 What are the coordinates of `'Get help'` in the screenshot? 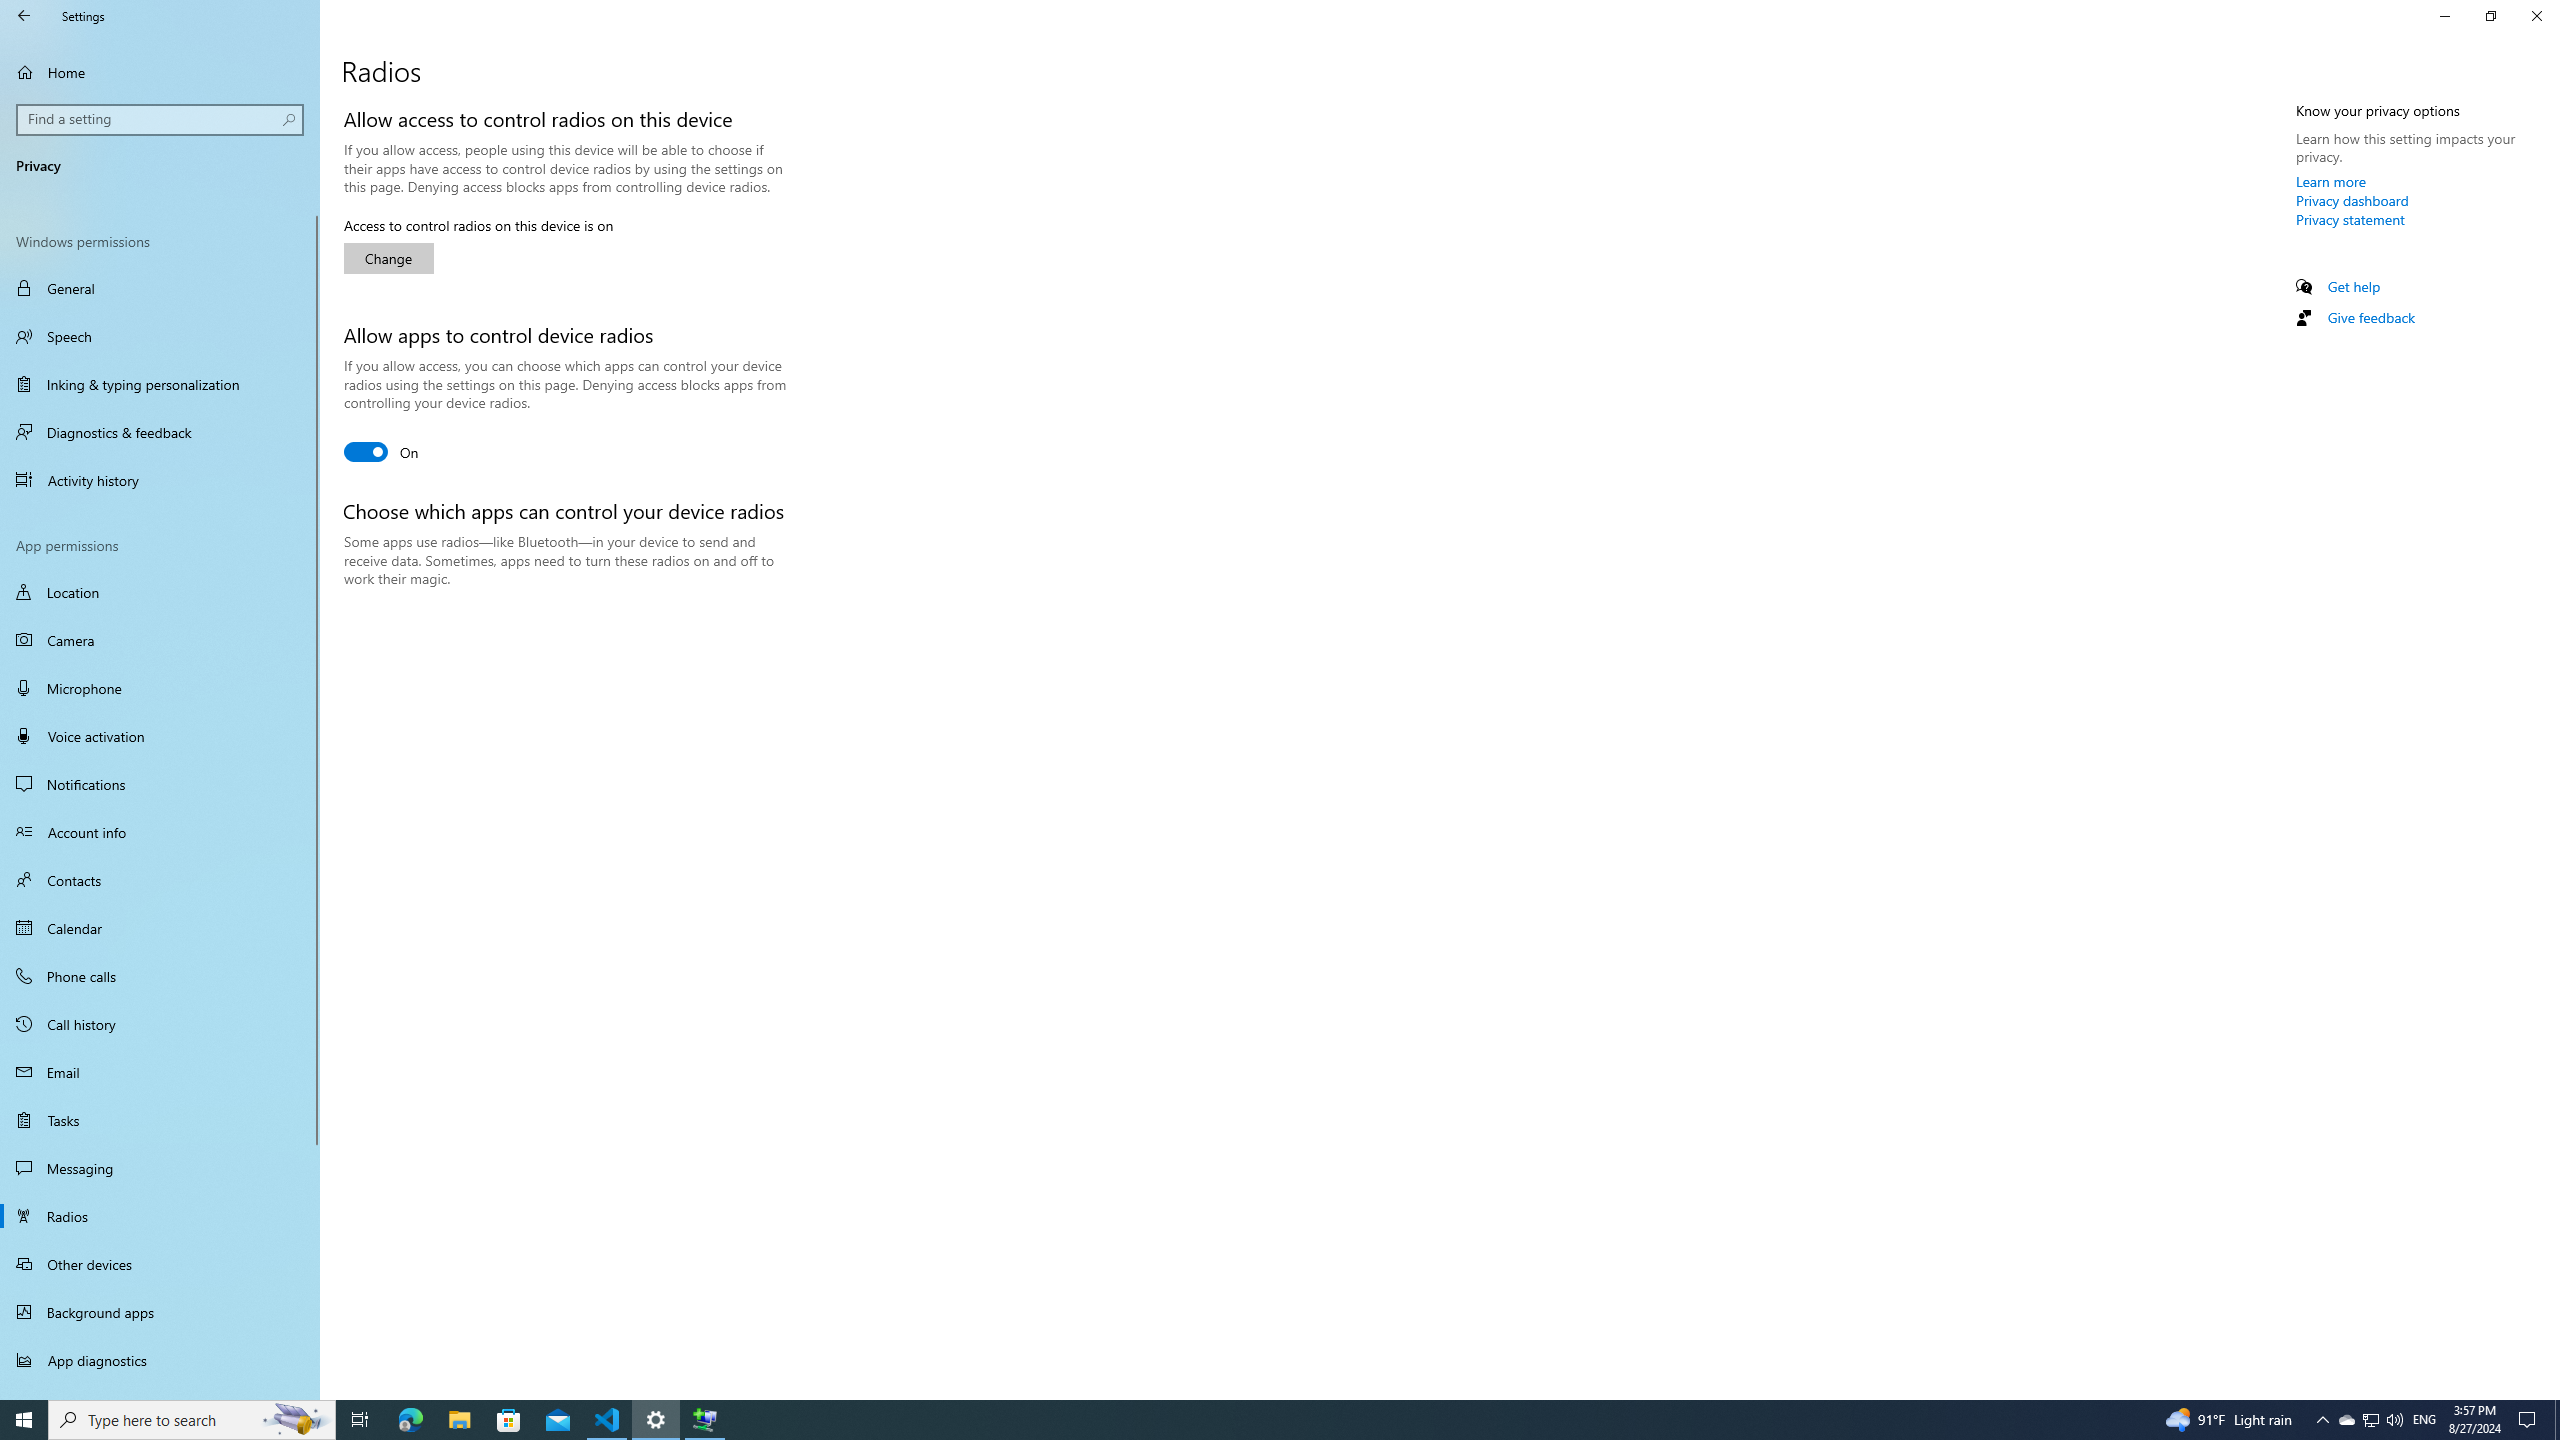 It's located at (2352, 286).